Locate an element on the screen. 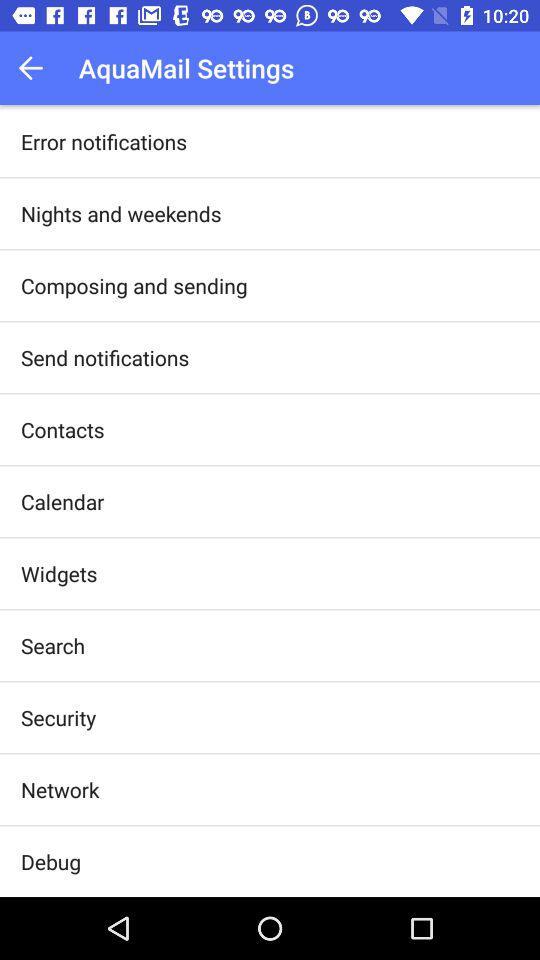 The height and width of the screenshot is (960, 540). item above nights and weekends app is located at coordinates (104, 140).